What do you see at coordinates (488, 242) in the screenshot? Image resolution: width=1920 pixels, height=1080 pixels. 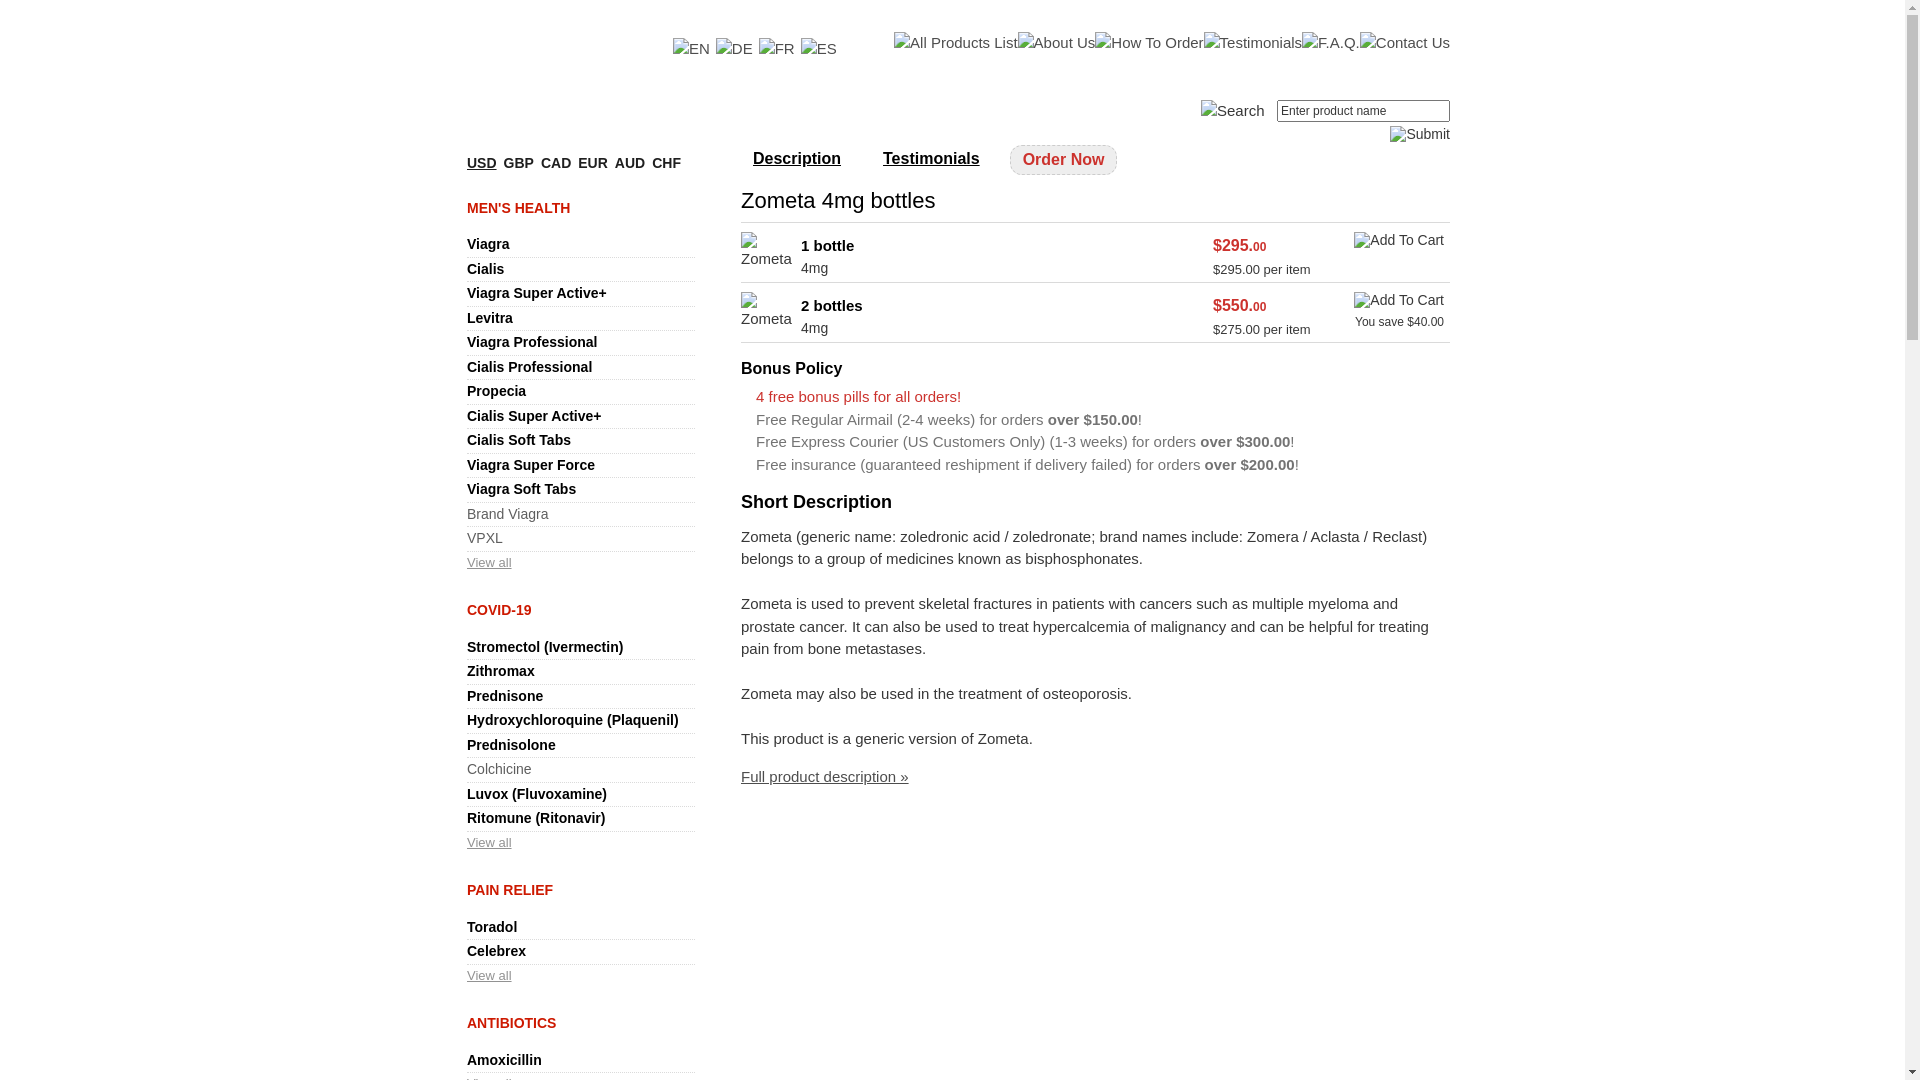 I see `'Viagra'` at bounding box center [488, 242].